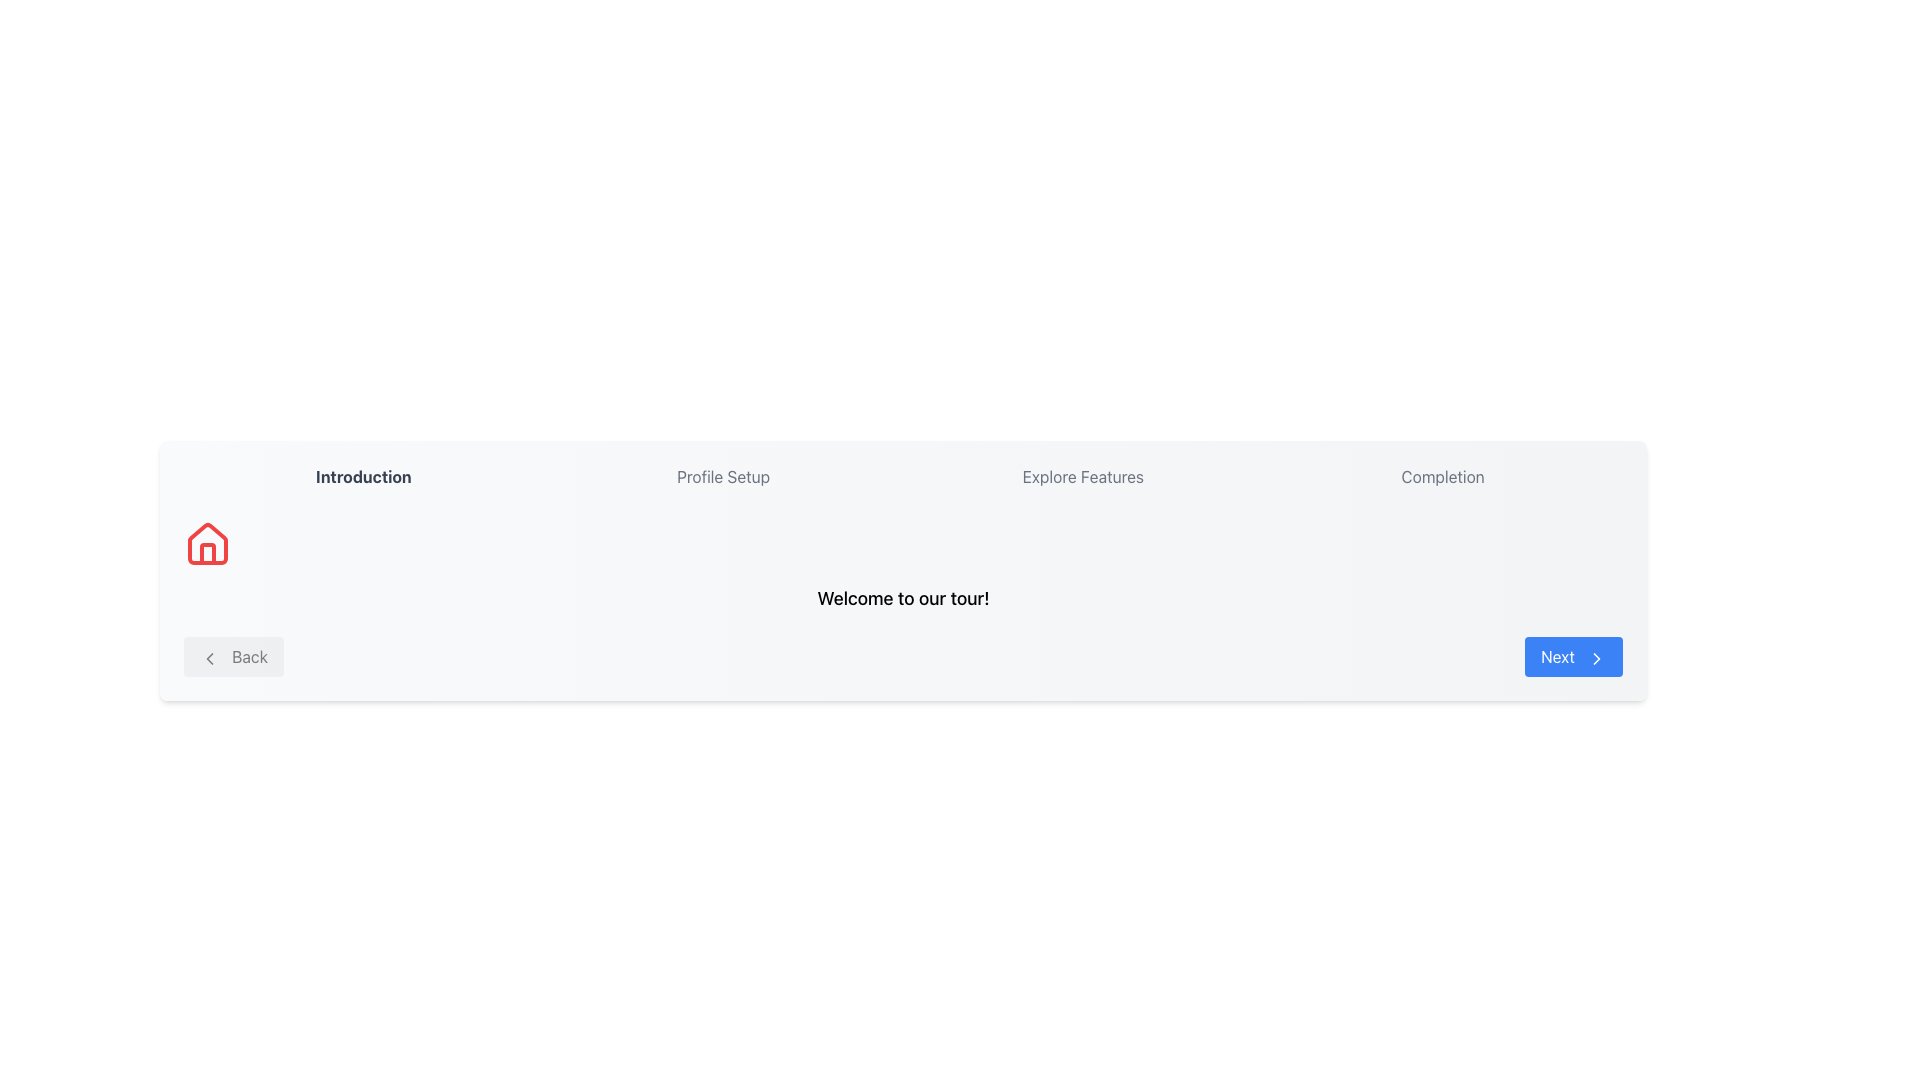 This screenshot has width=1920, height=1080. What do you see at coordinates (902, 477) in the screenshot?
I see `the Horizontal Step Progress Bar which serves as a progress indicator for the user, showing various steps in a workflow or process with the current step highlighted` at bounding box center [902, 477].